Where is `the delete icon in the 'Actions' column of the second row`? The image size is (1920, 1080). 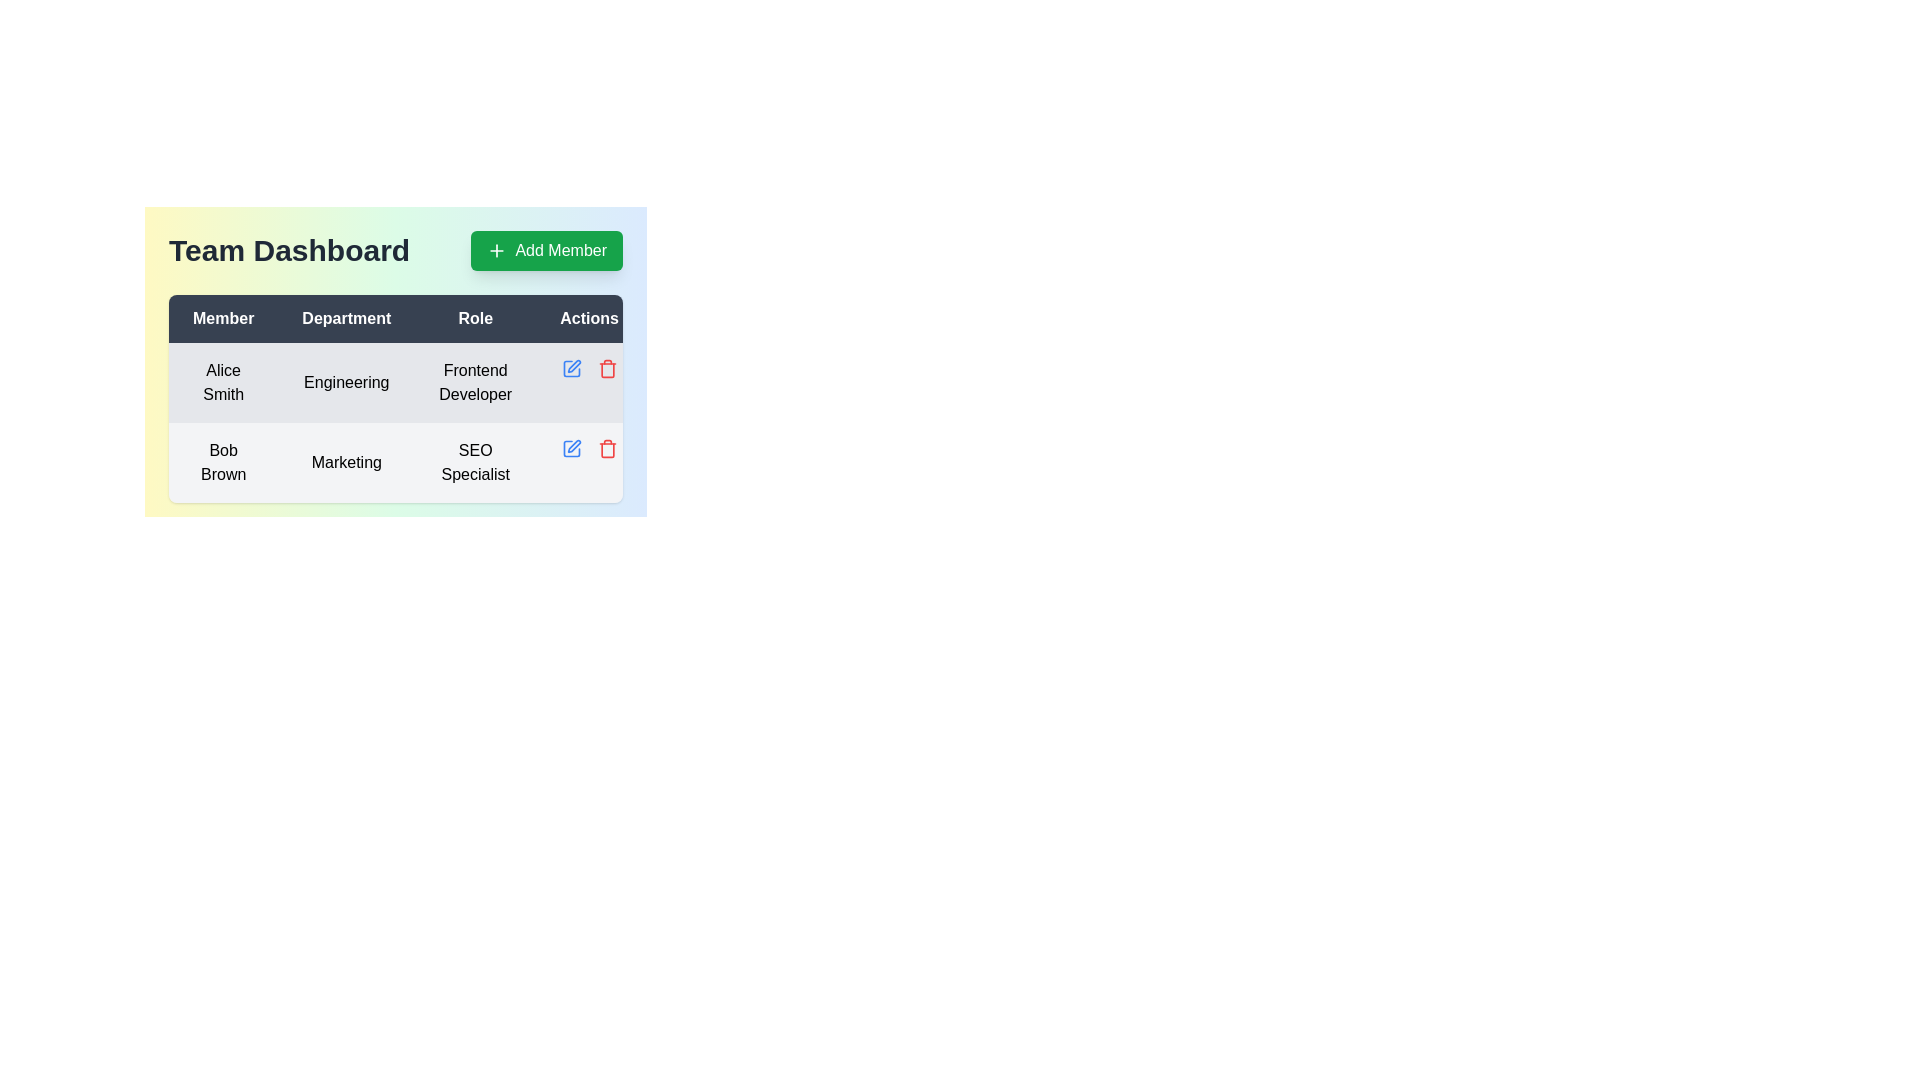
the delete icon in the 'Actions' column of the second row is located at coordinates (606, 447).